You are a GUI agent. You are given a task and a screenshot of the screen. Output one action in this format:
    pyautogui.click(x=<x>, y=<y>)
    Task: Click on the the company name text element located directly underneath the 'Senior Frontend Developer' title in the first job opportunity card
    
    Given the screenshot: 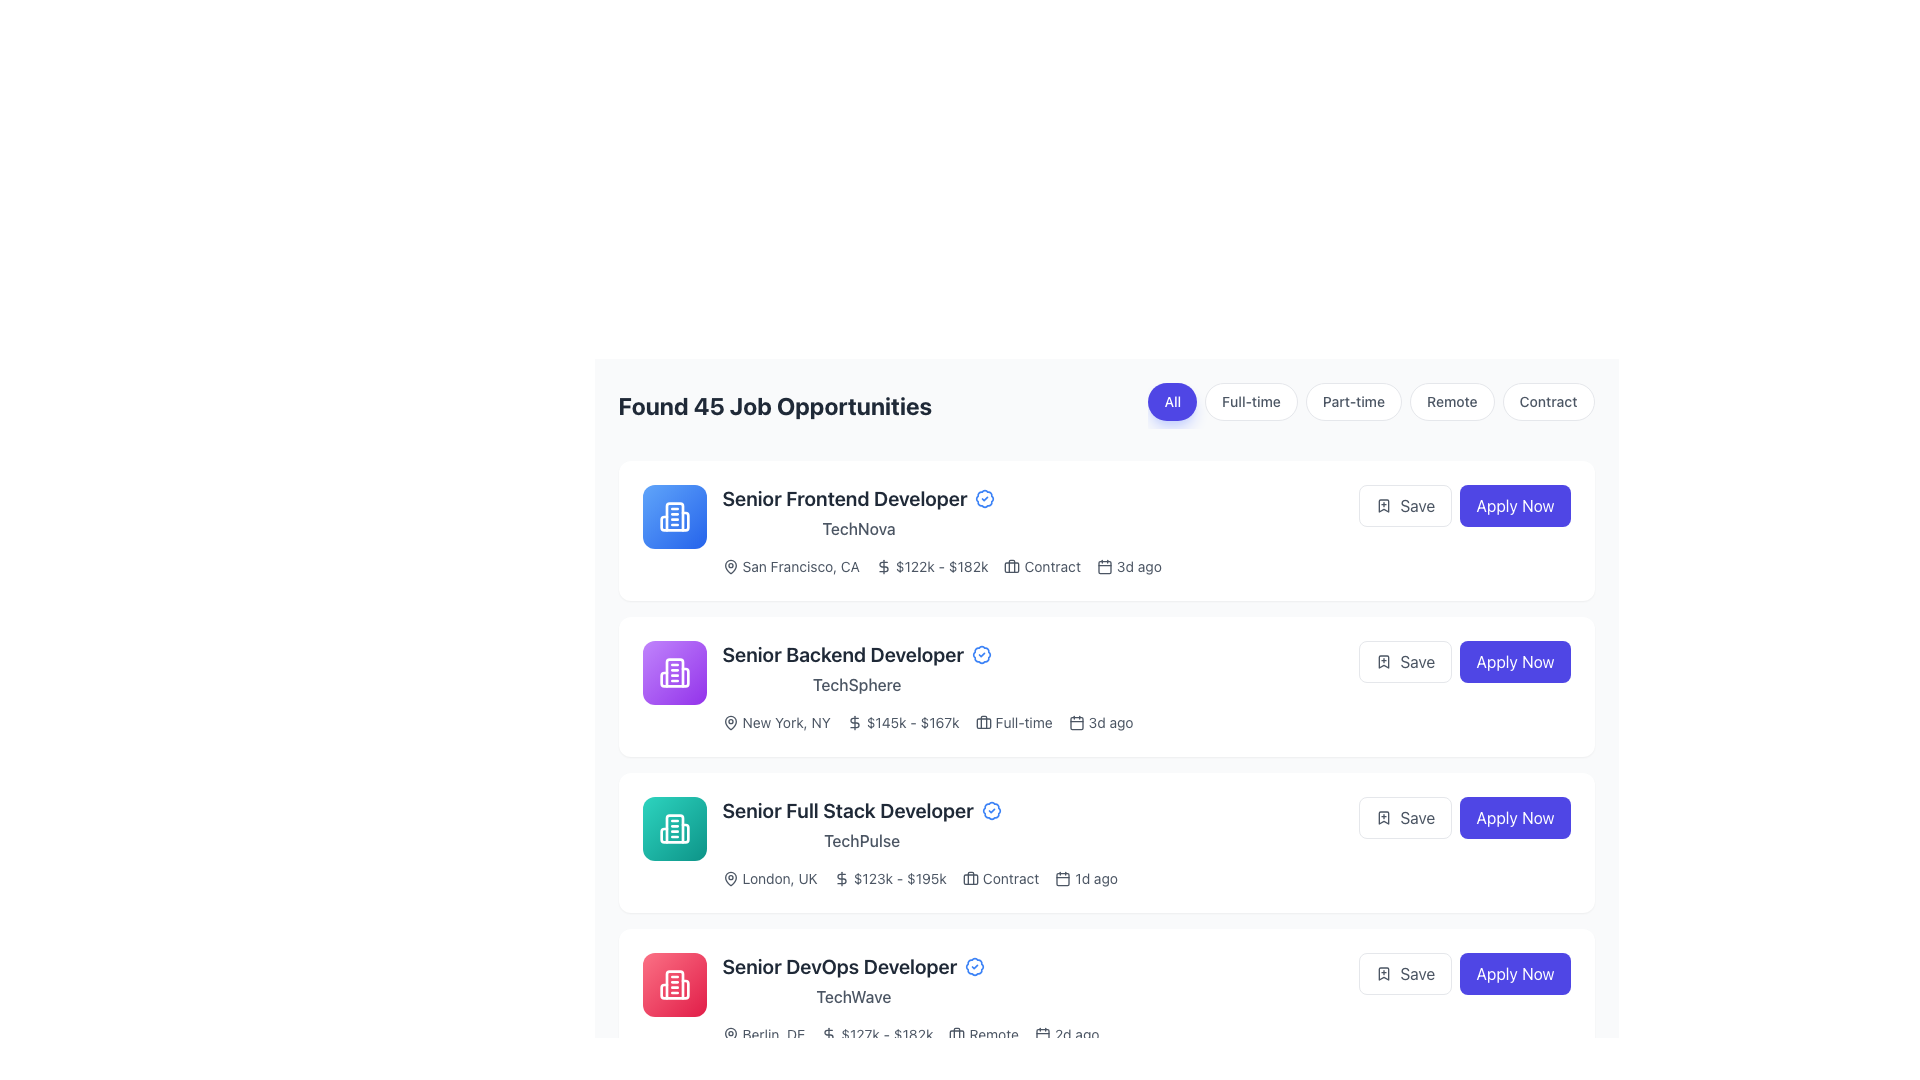 What is the action you would take?
    pyautogui.click(x=859, y=527)
    